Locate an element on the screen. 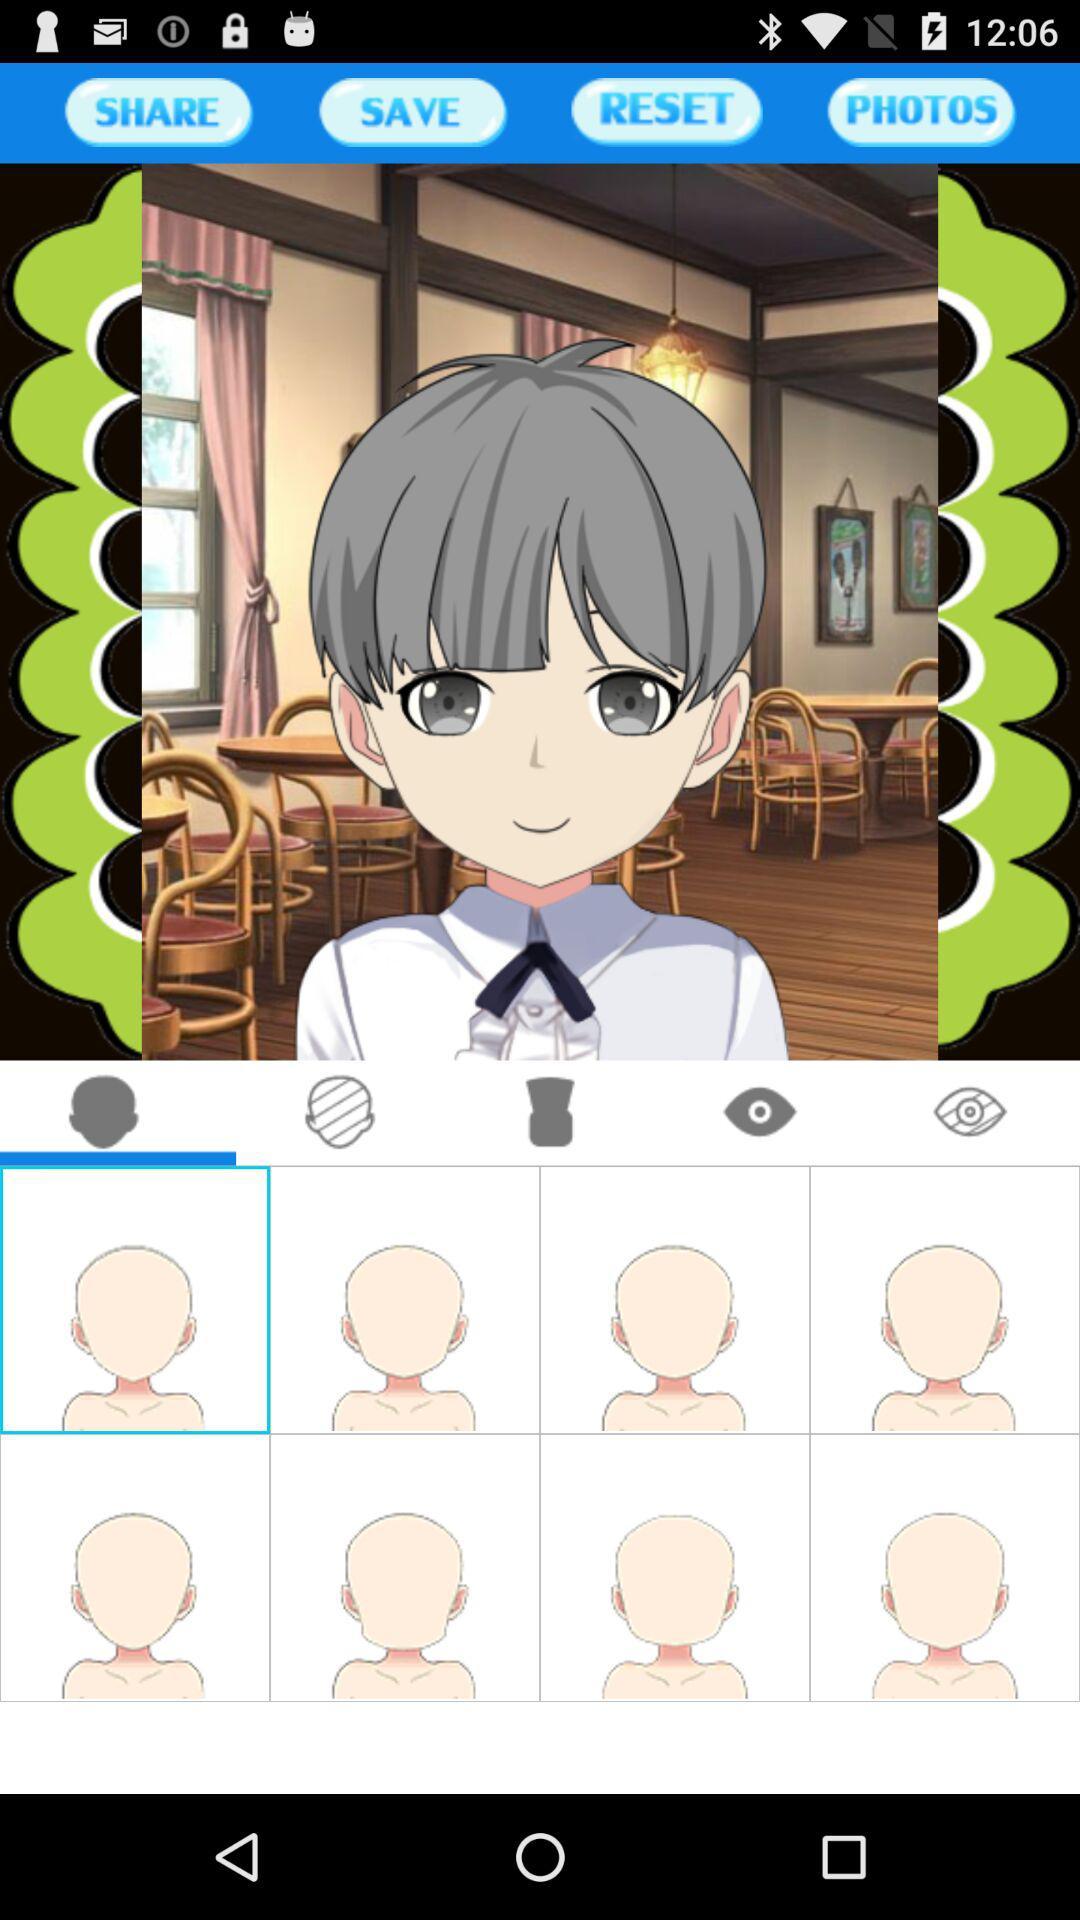 The image size is (1080, 1920). photo album is located at coordinates (921, 111).